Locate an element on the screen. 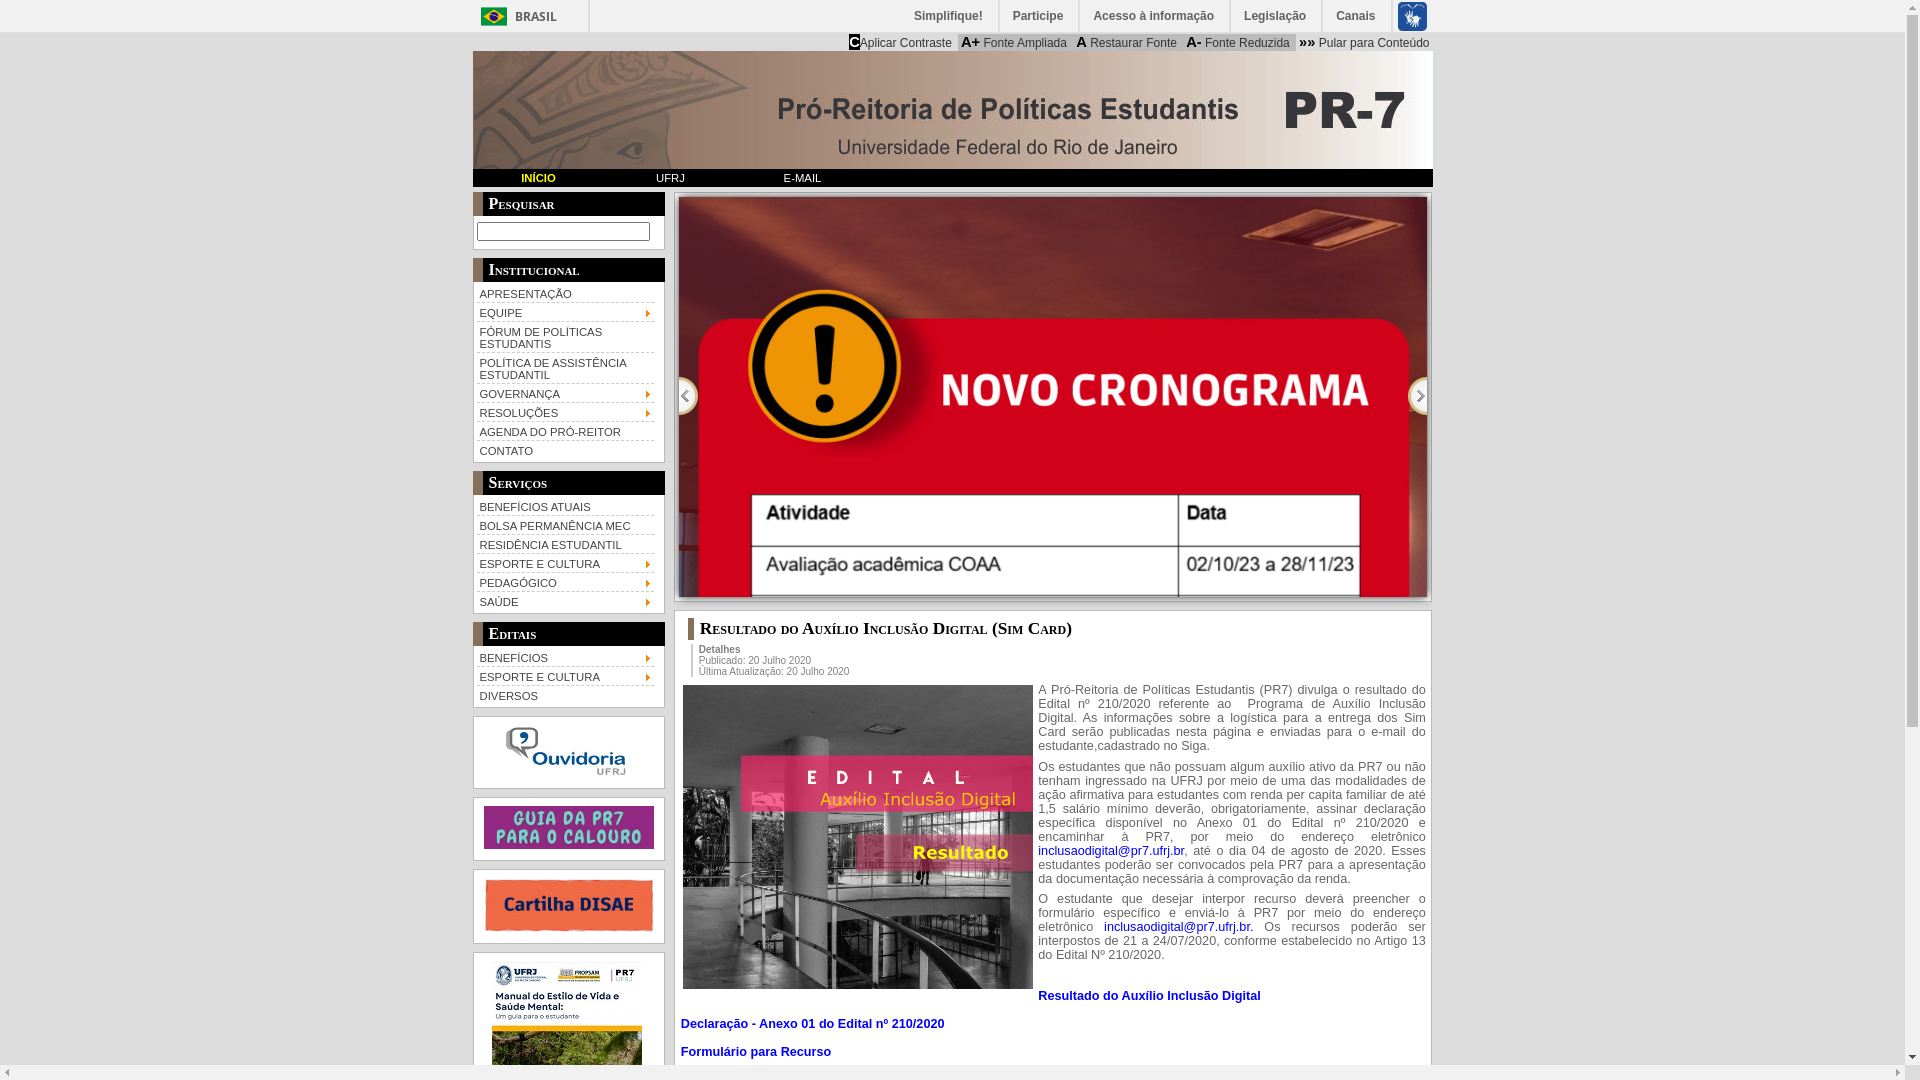 This screenshot has height=1080, width=1920. 'Next' is located at coordinates (1406, 396).